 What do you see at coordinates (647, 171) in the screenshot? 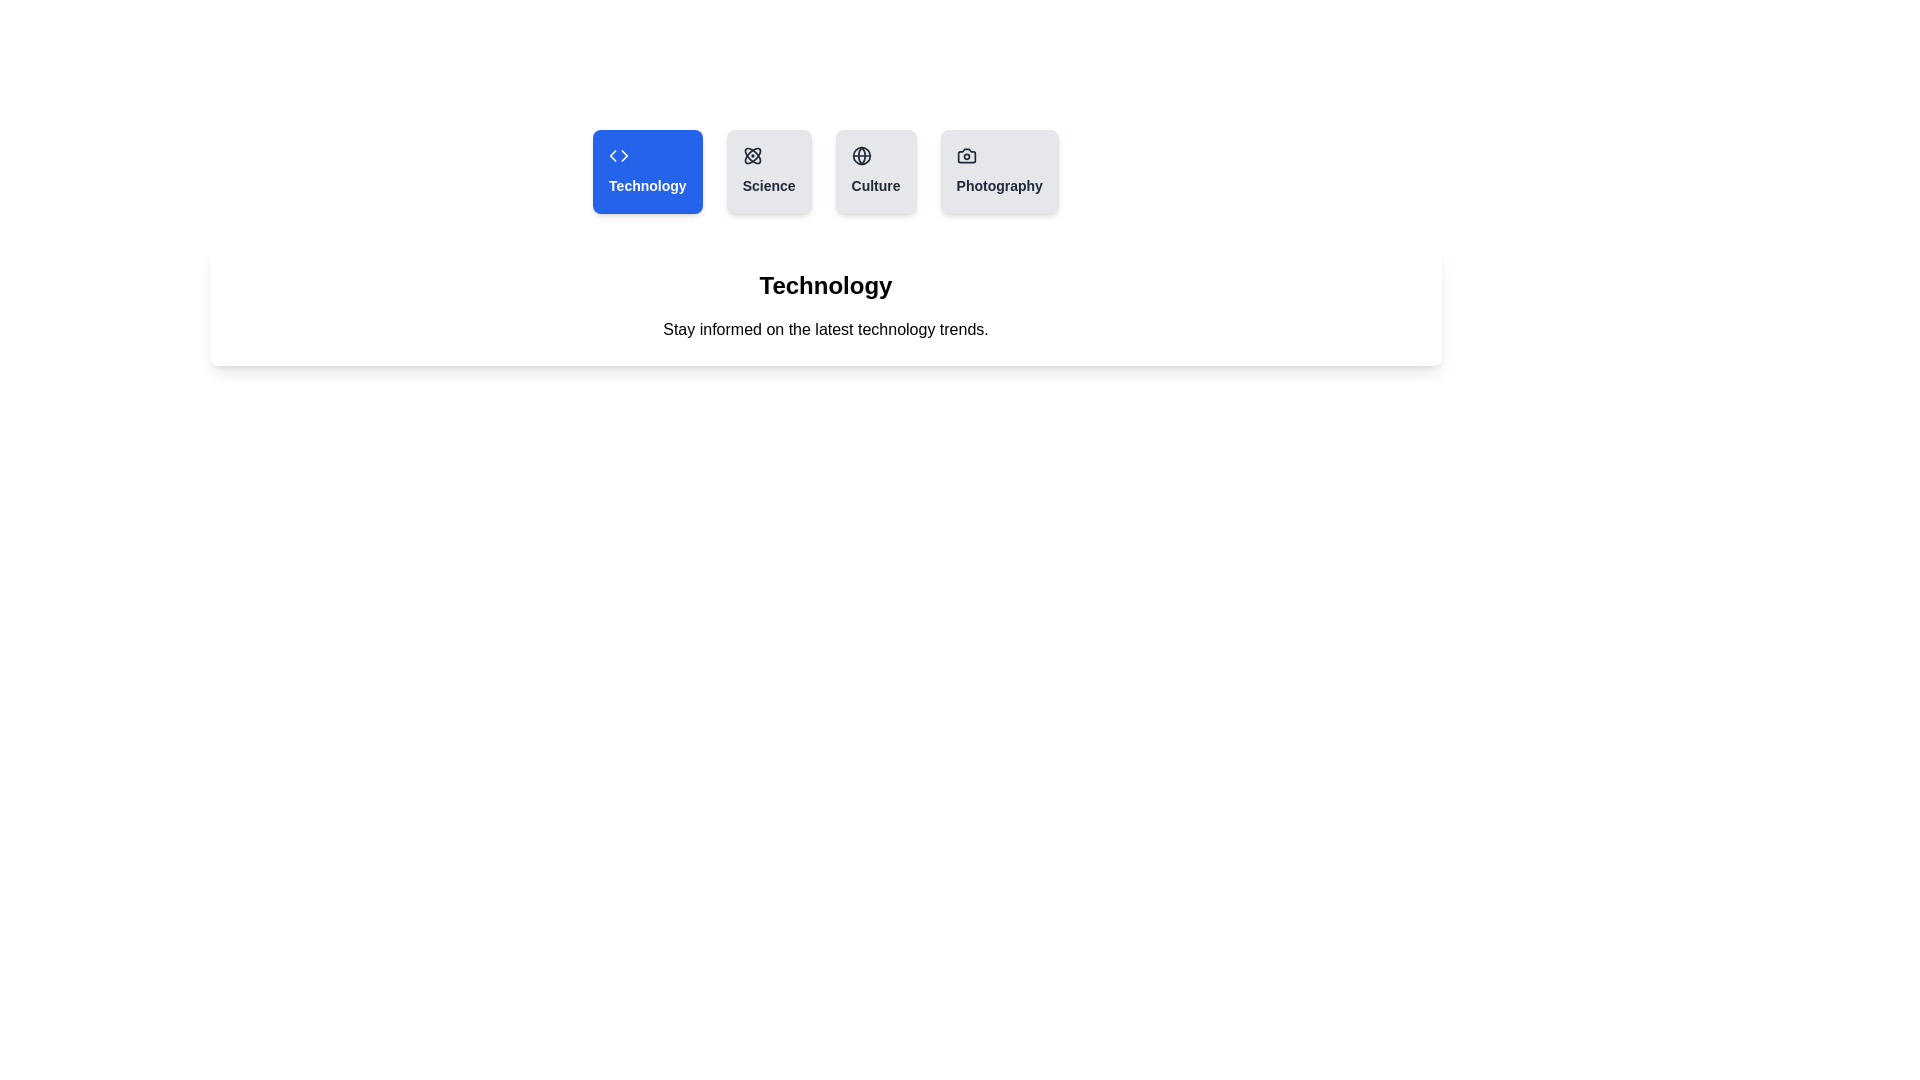
I see `the tab labeled Technology to observe its hover effect` at bounding box center [647, 171].